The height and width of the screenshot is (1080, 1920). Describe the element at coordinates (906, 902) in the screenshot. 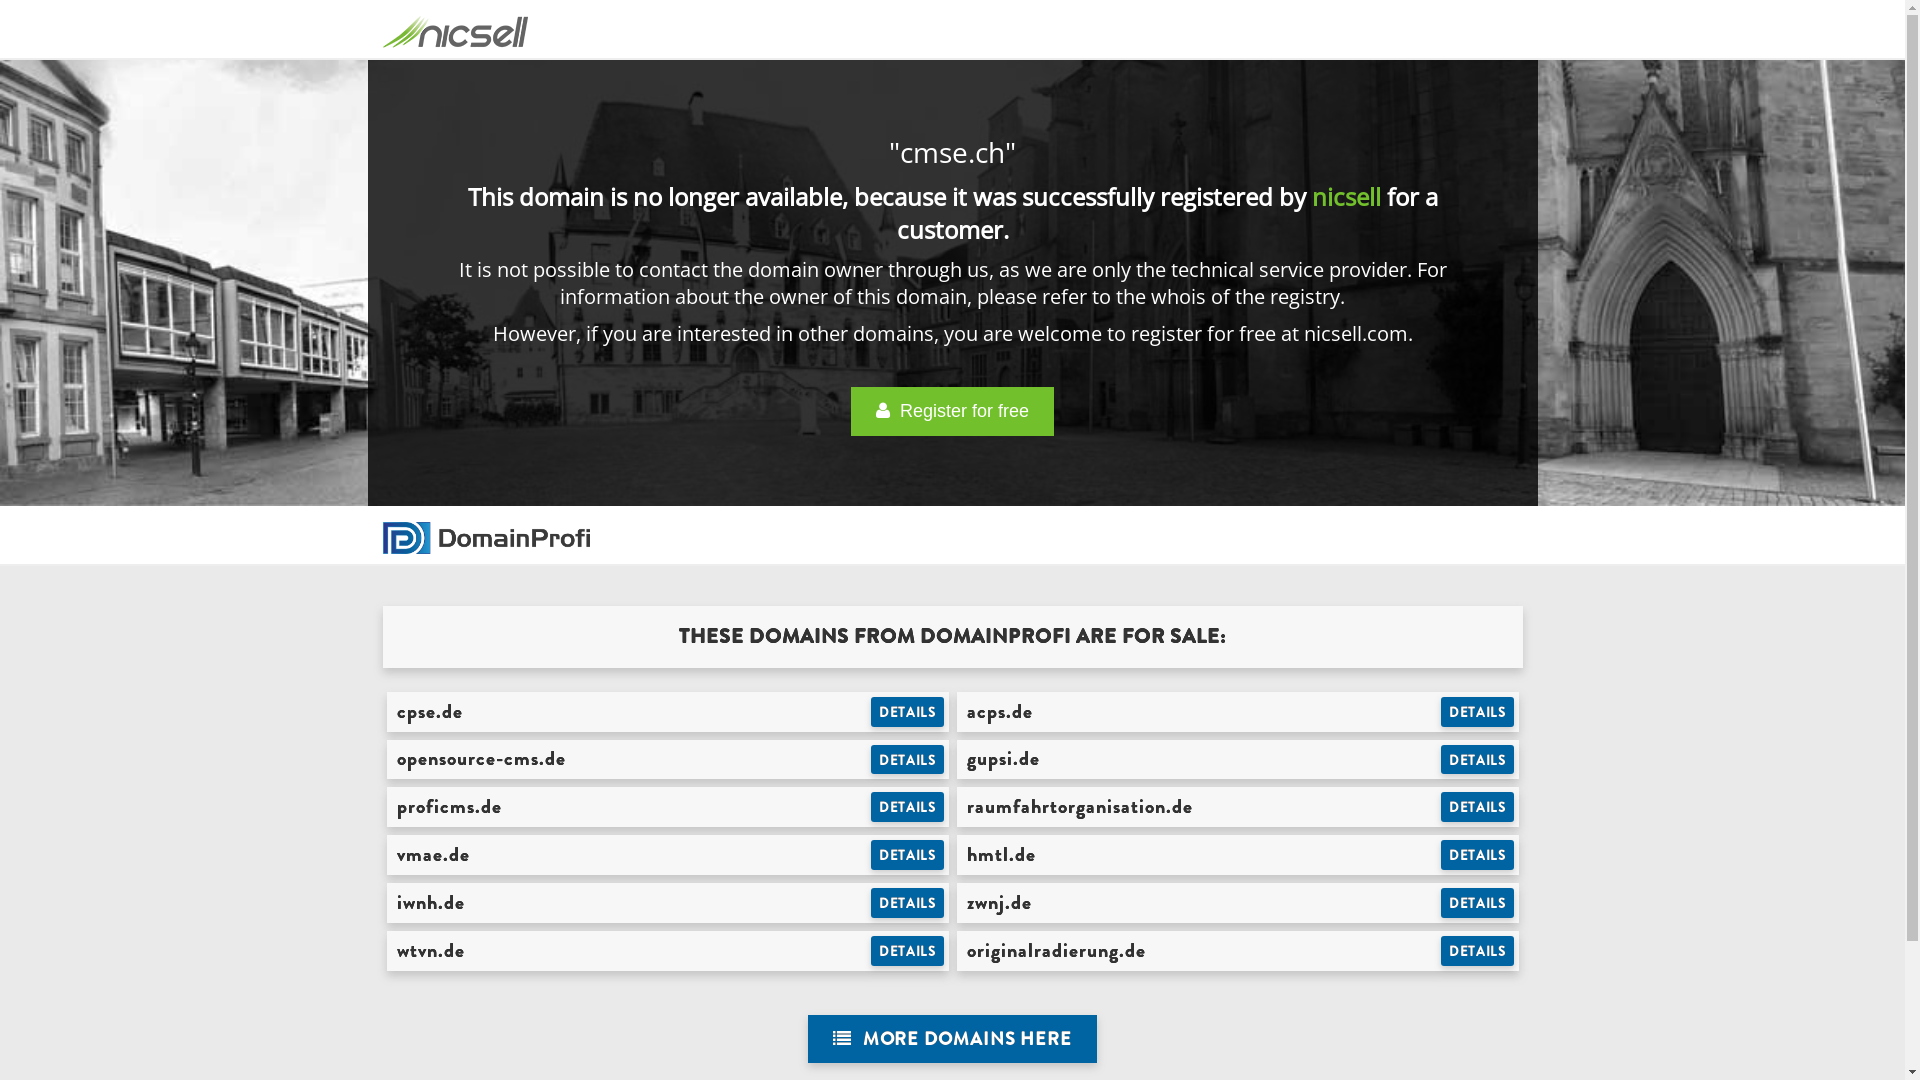

I see `'DETAILS'` at that location.